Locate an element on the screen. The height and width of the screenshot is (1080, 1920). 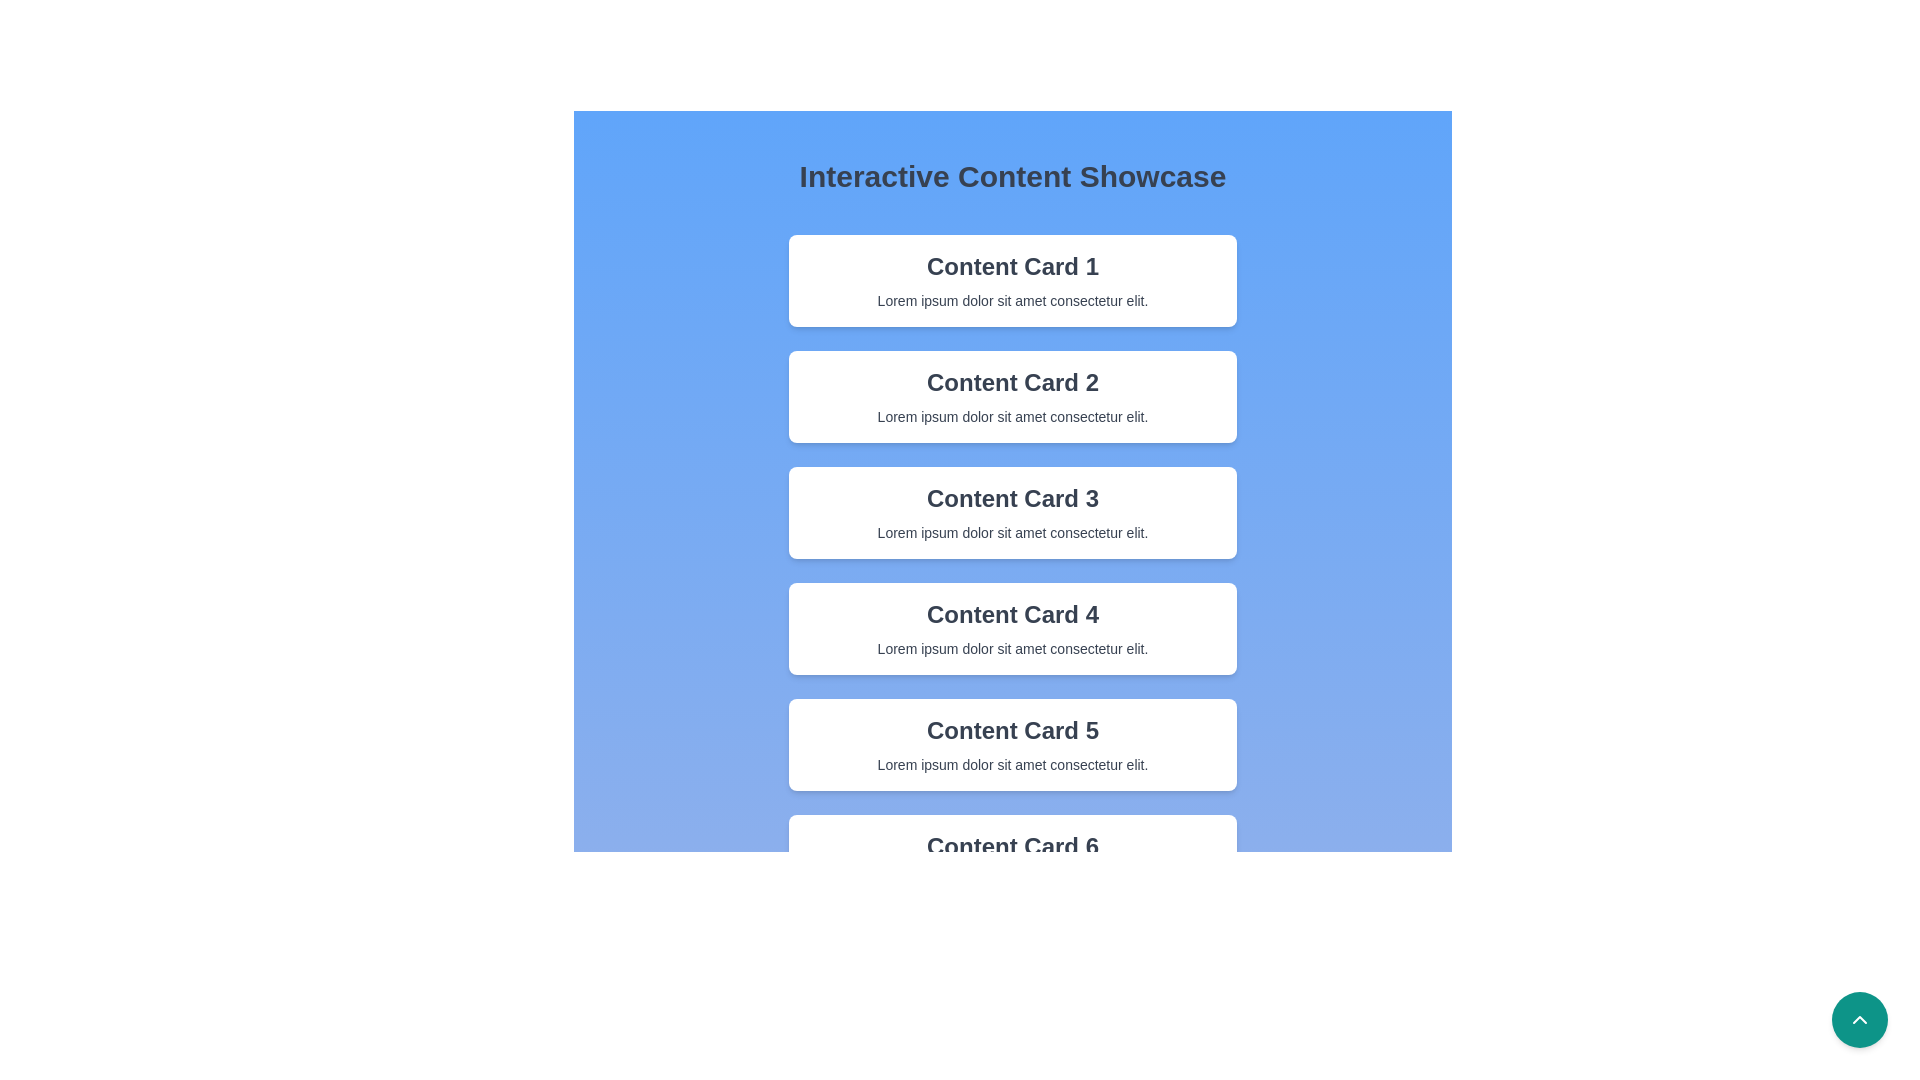
the text element that reads 'Lorem ipsum dolor sit amet consectetur elit.' which is located below the title 'Content Card 4' within the content card component is located at coordinates (1012, 648).